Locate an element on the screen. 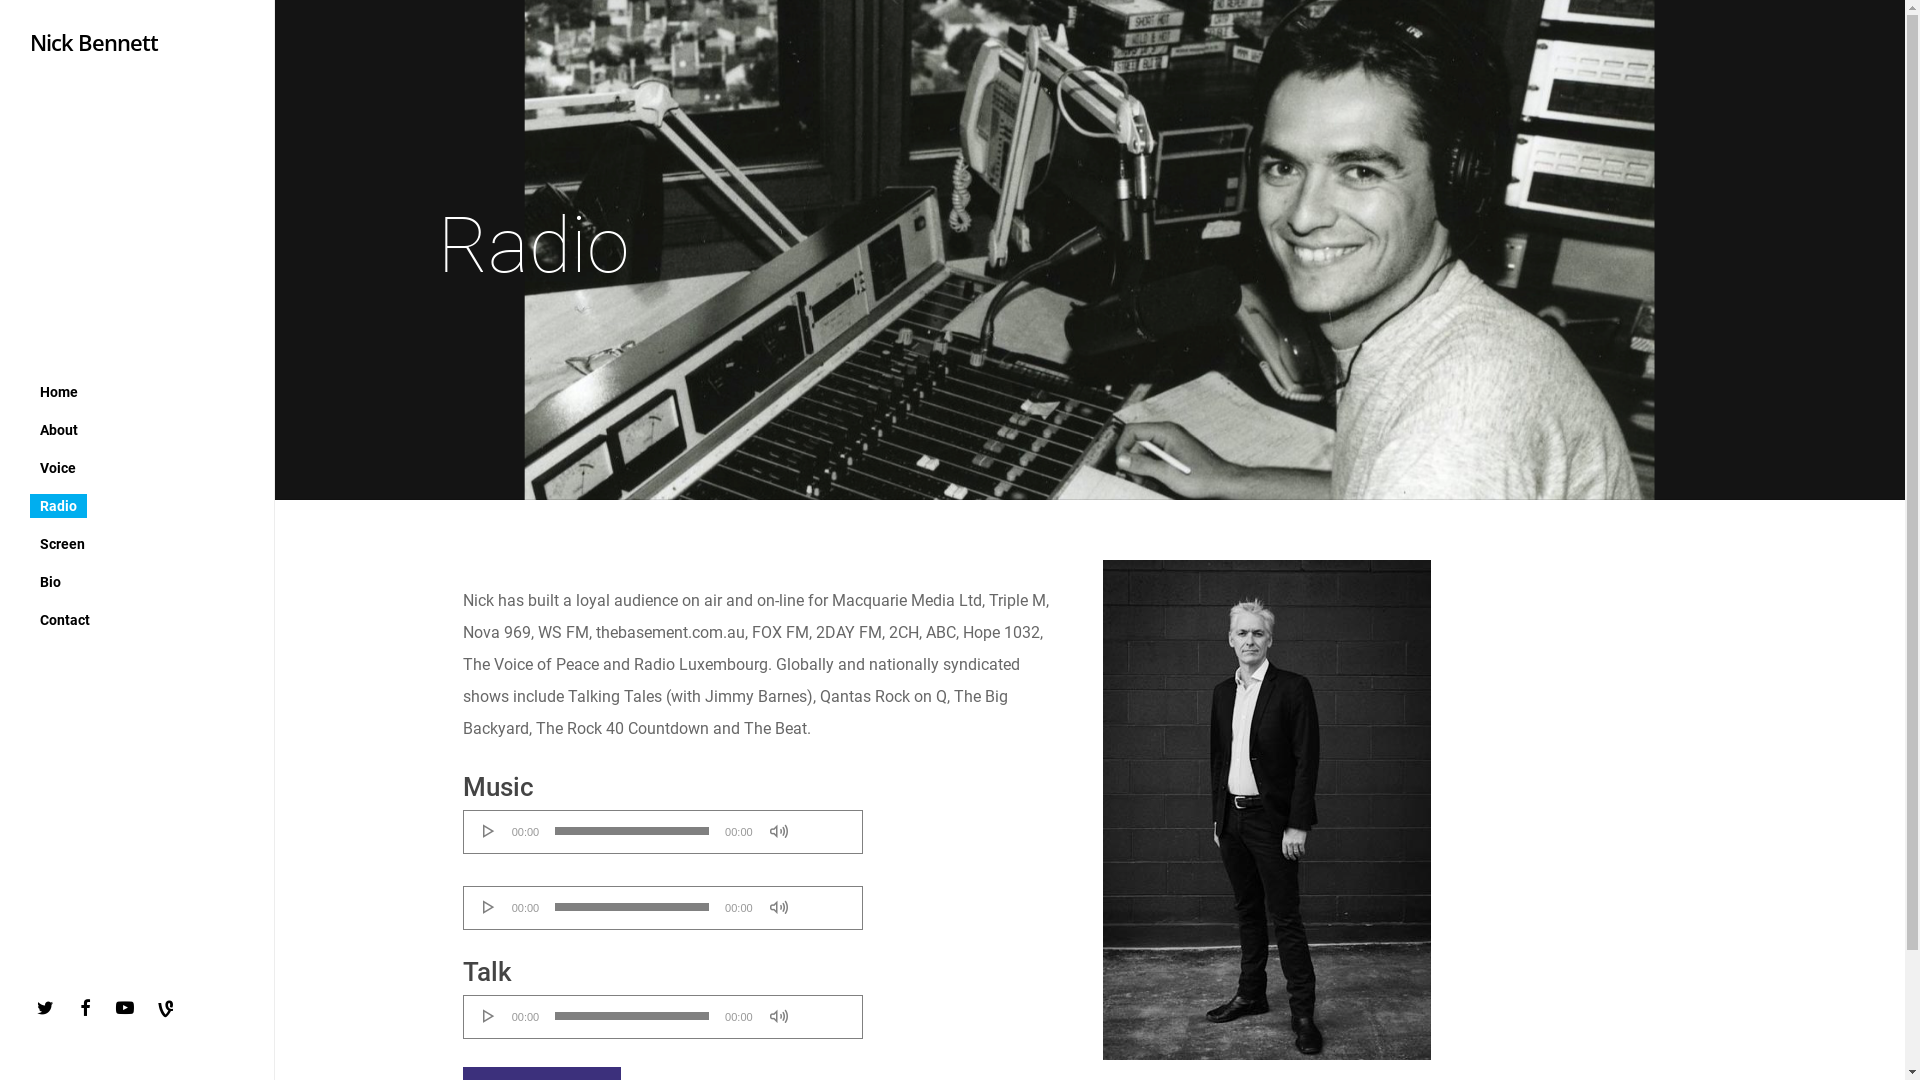 This screenshot has height=1080, width=1920. 'vine' is located at coordinates (169, 1010).